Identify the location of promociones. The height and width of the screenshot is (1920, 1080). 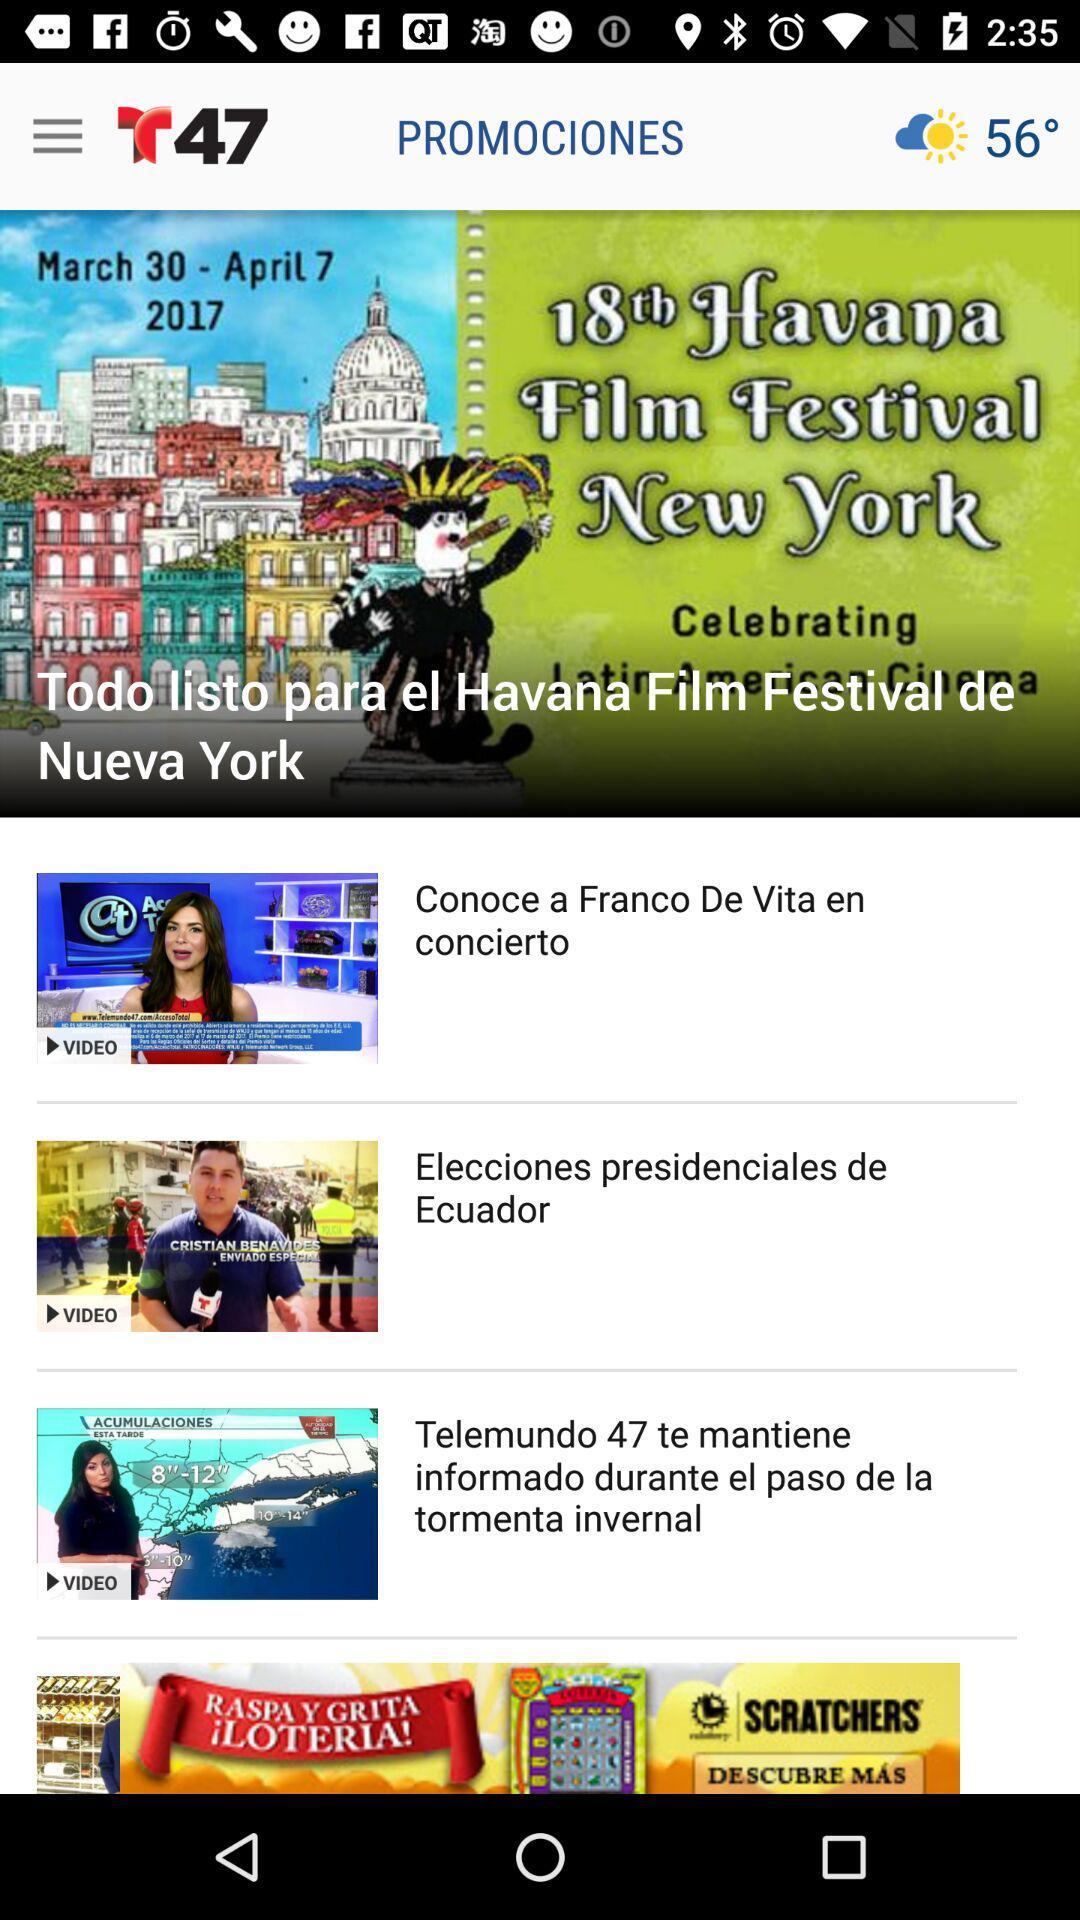
(540, 135).